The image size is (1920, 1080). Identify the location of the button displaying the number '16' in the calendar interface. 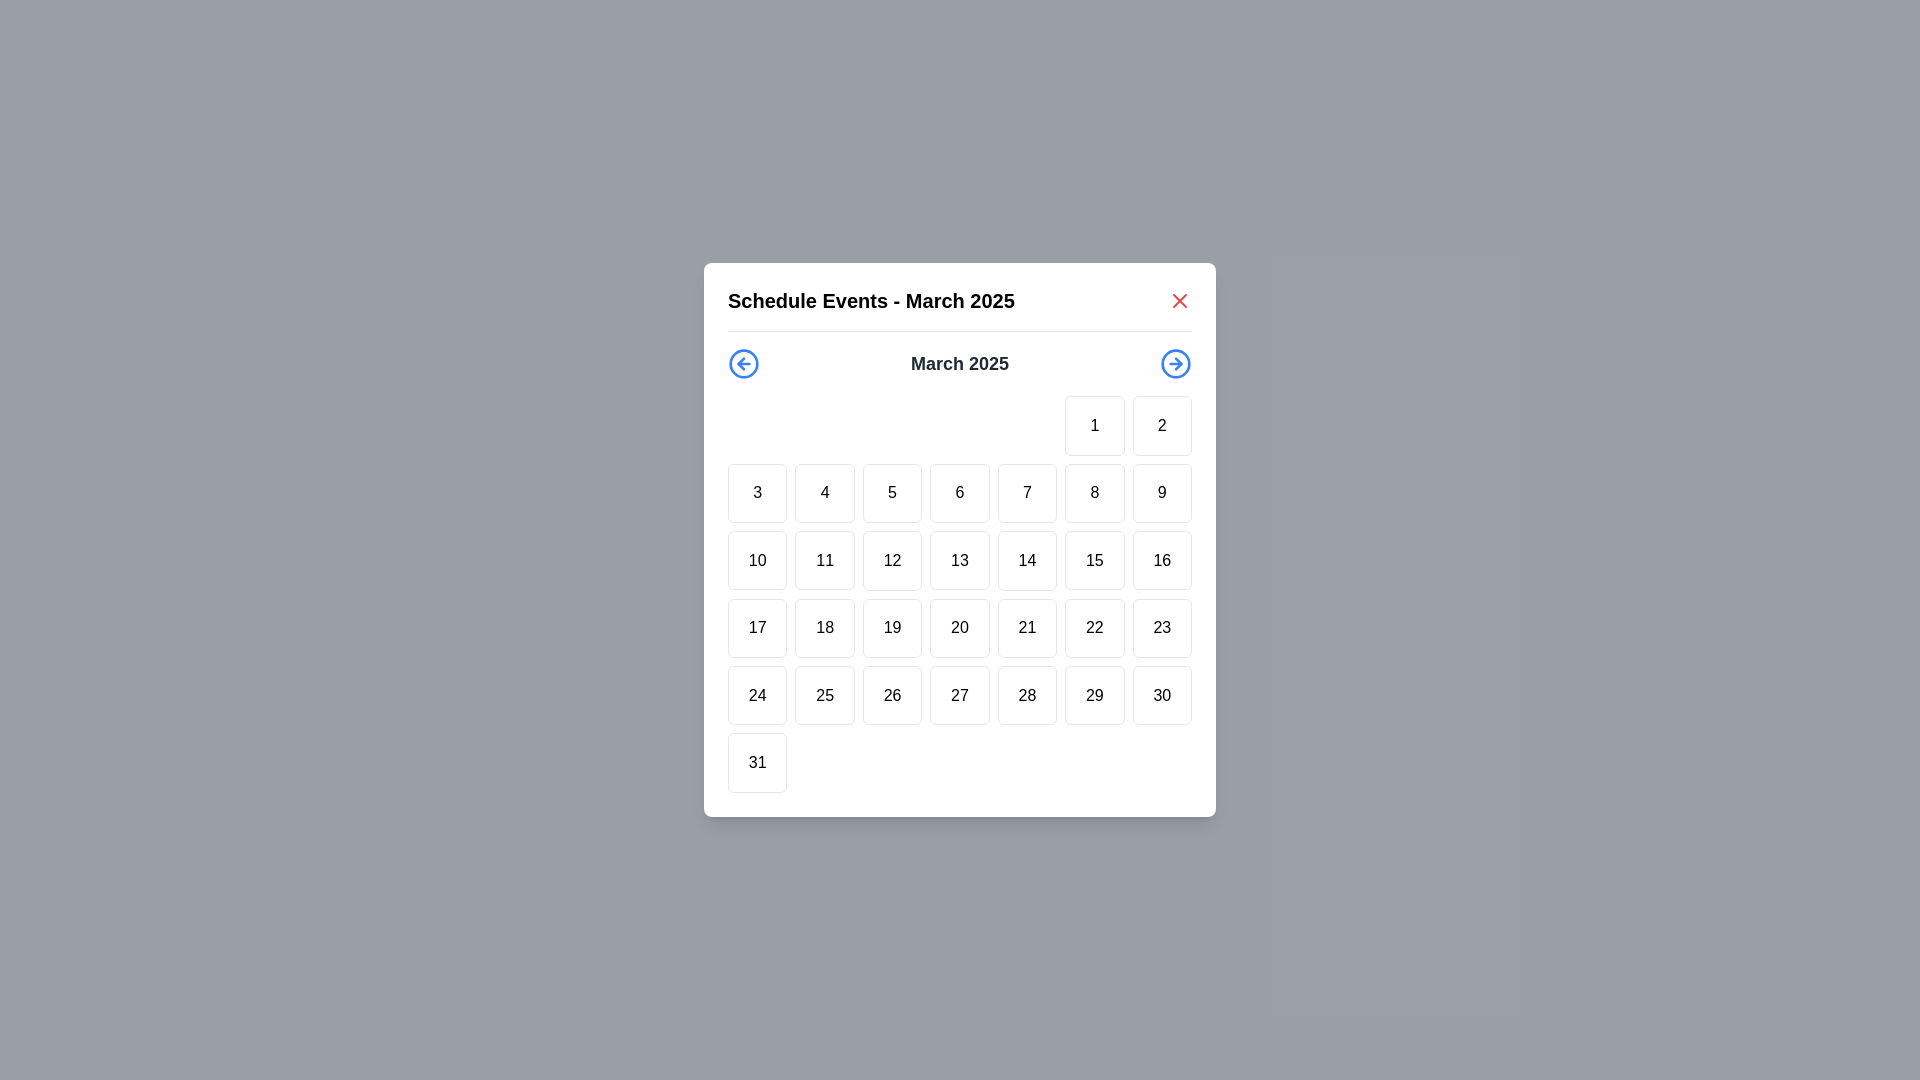
(1162, 560).